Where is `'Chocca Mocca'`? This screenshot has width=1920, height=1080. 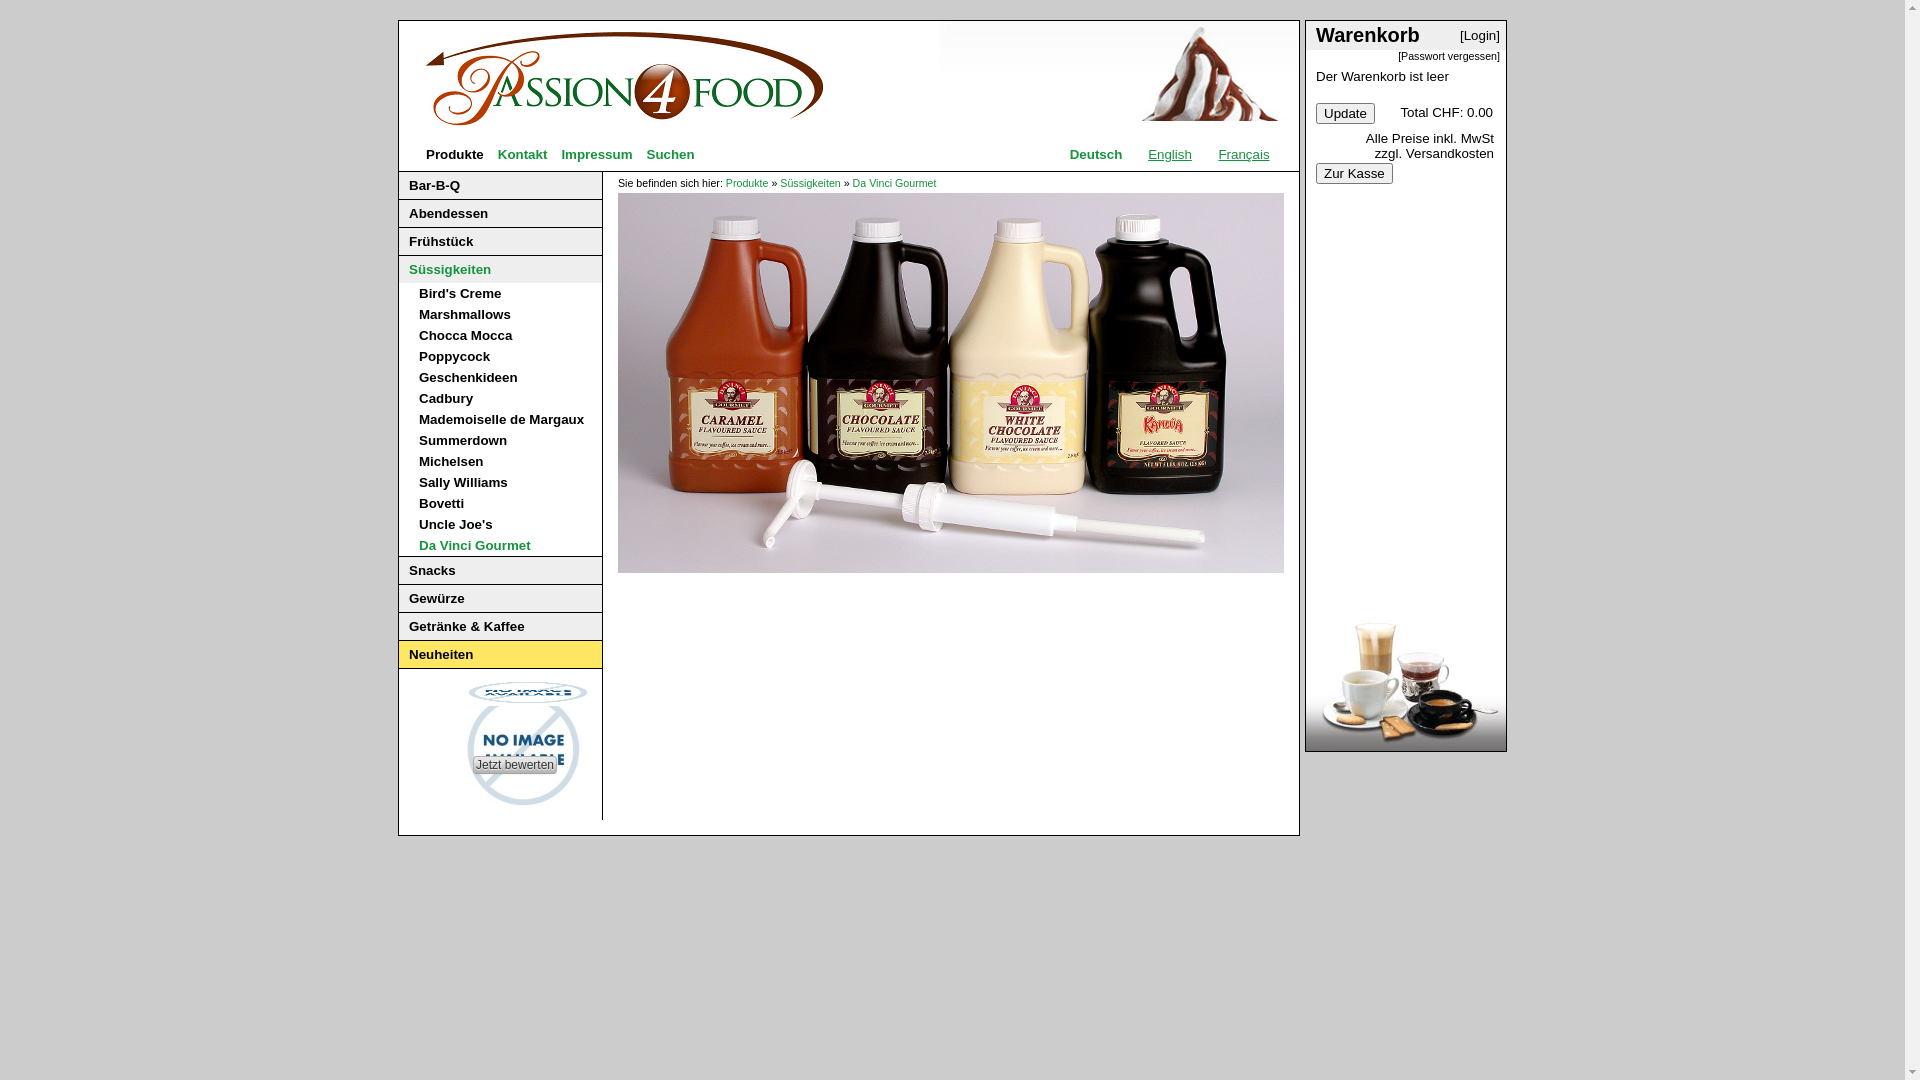
'Chocca Mocca' is located at coordinates (417, 334).